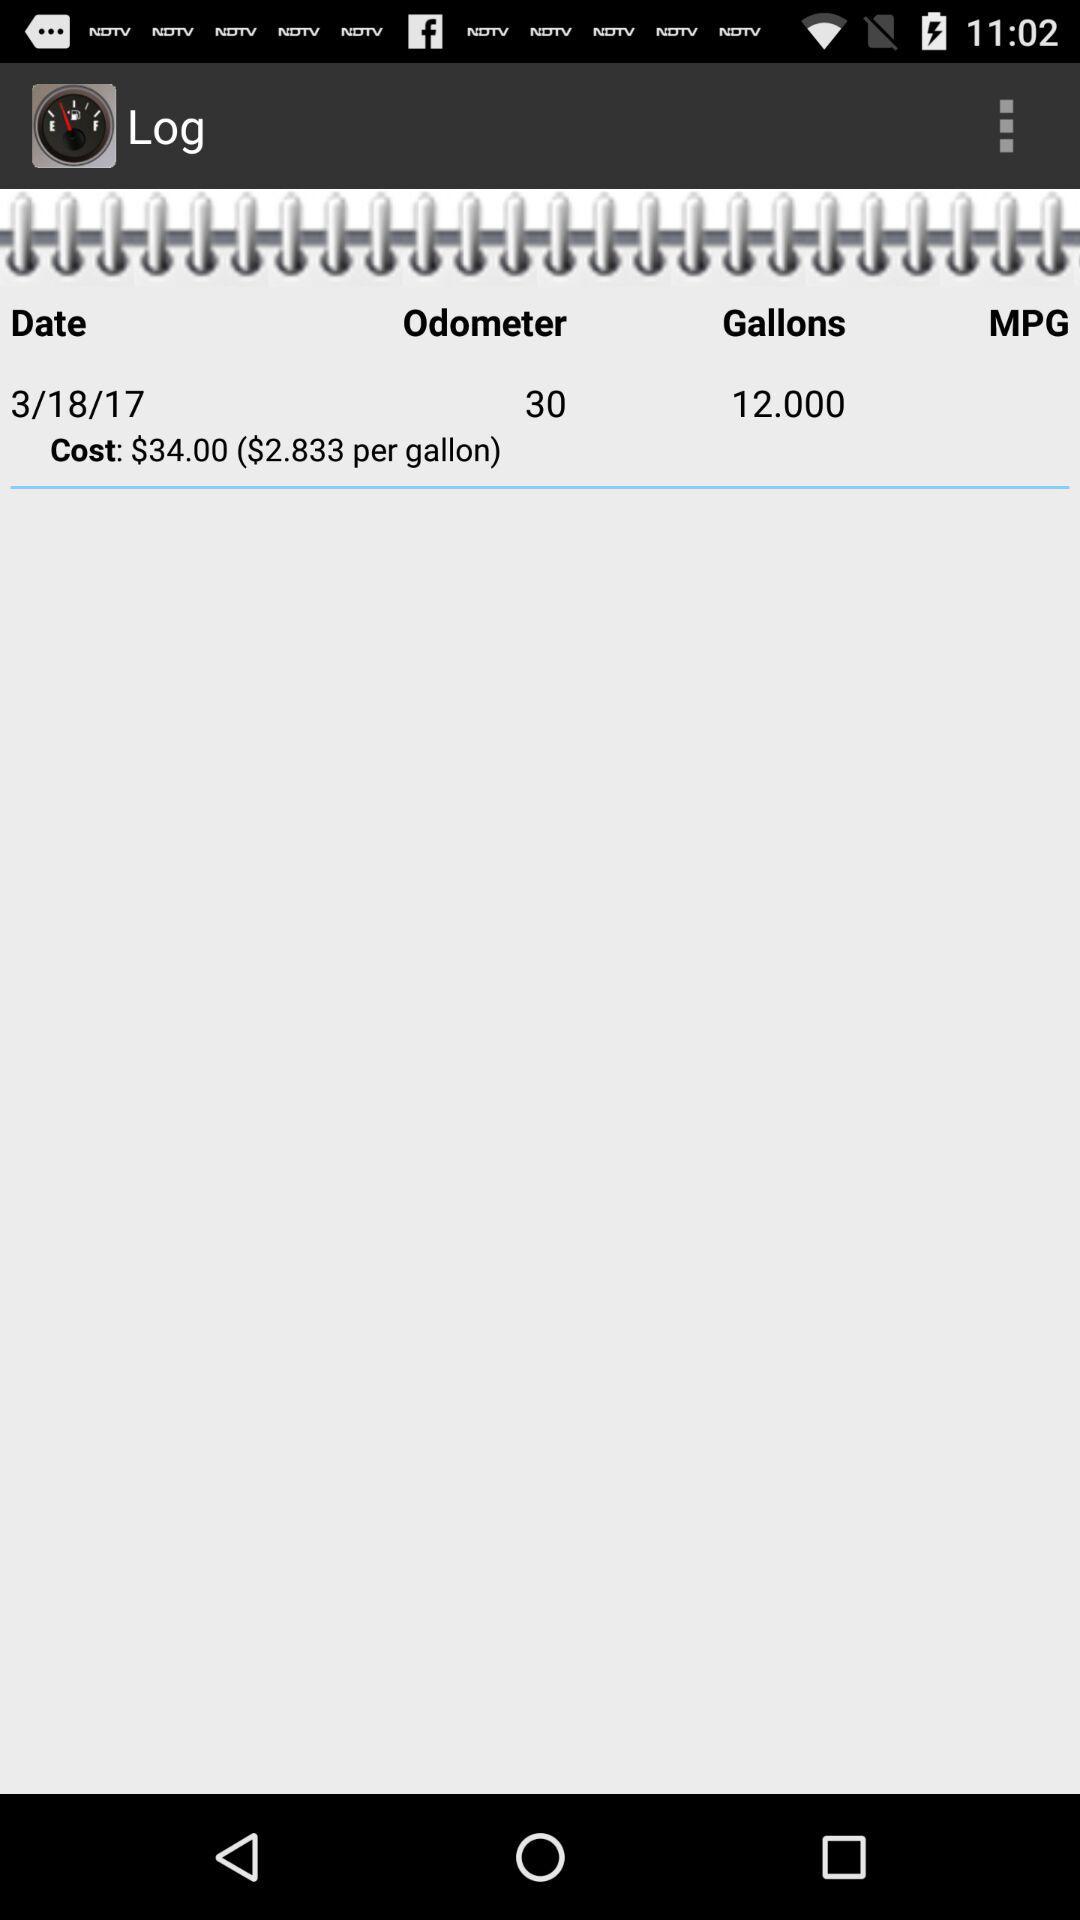 Image resolution: width=1080 pixels, height=1920 pixels. Describe the element at coordinates (1006, 124) in the screenshot. I see `menu` at that location.